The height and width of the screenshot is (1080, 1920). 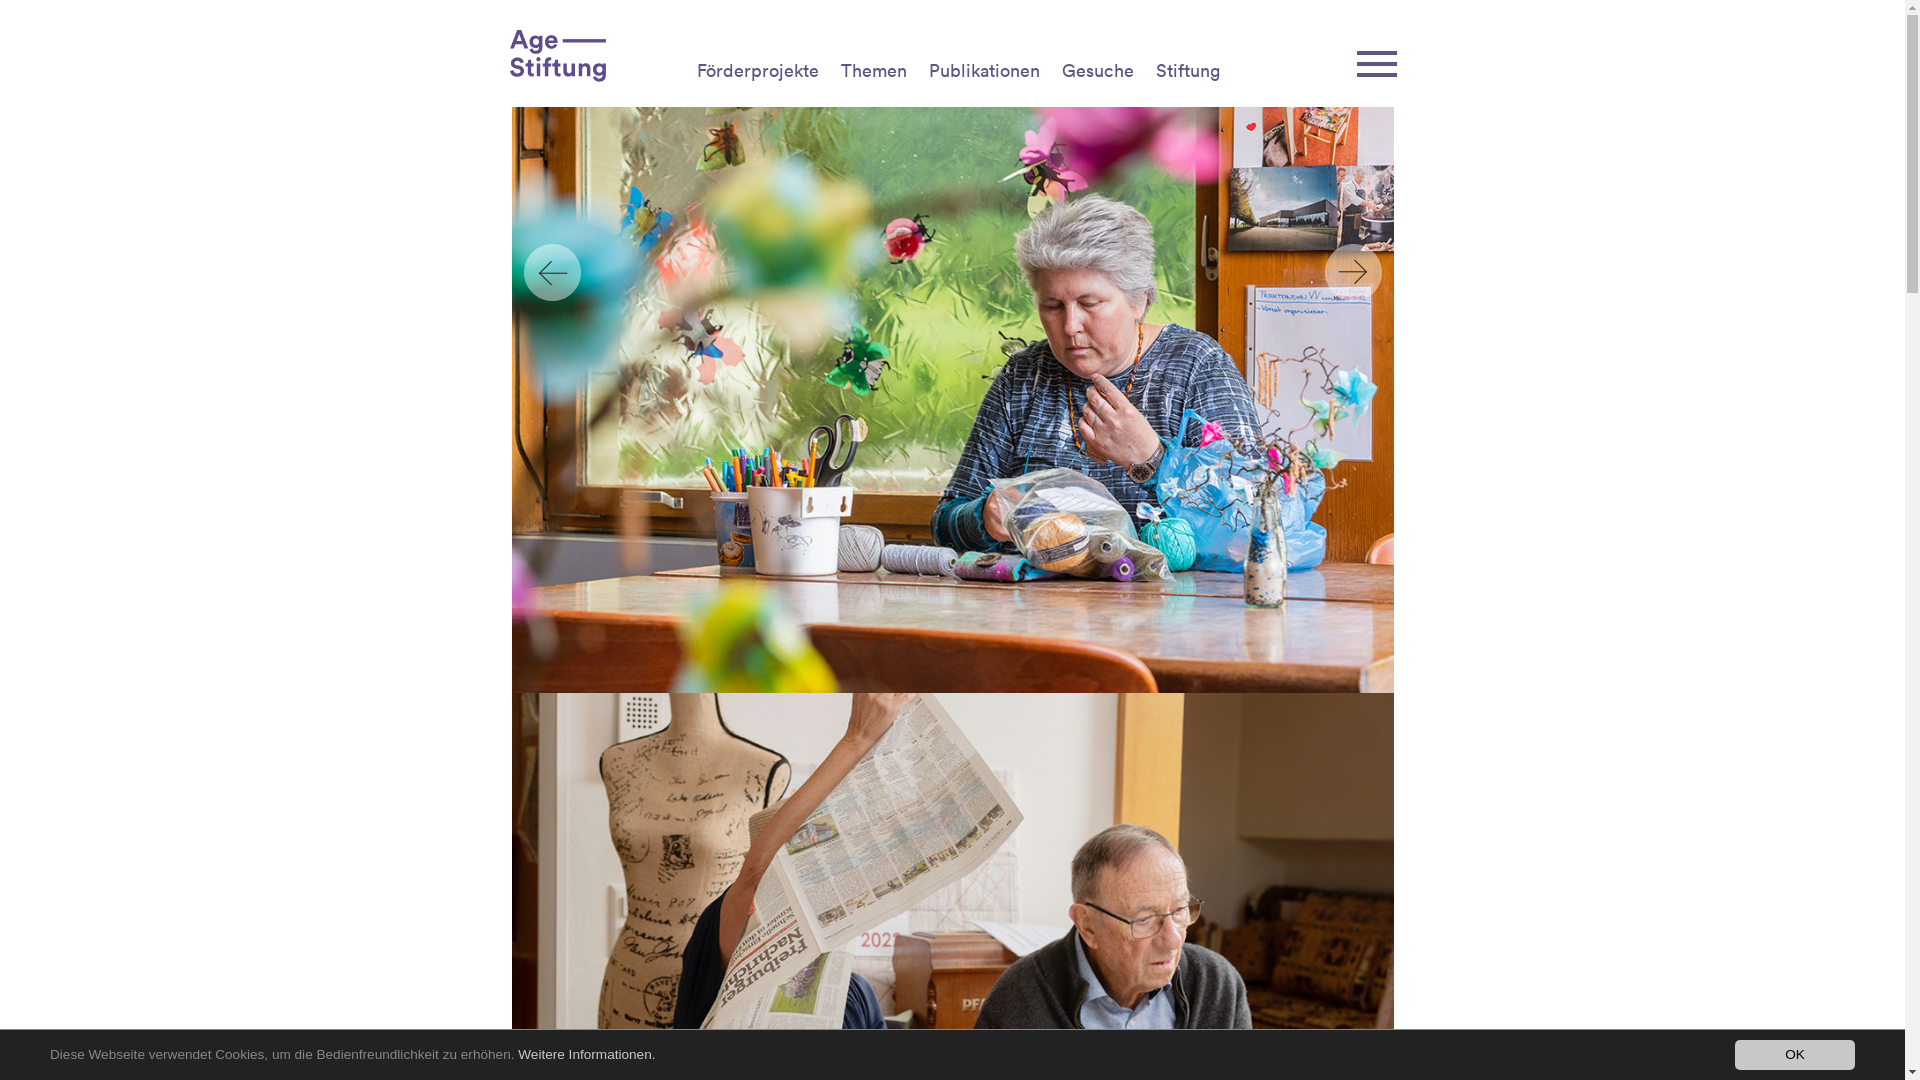 What do you see at coordinates (983, 69) in the screenshot?
I see `'Publikationen'` at bounding box center [983, 69].